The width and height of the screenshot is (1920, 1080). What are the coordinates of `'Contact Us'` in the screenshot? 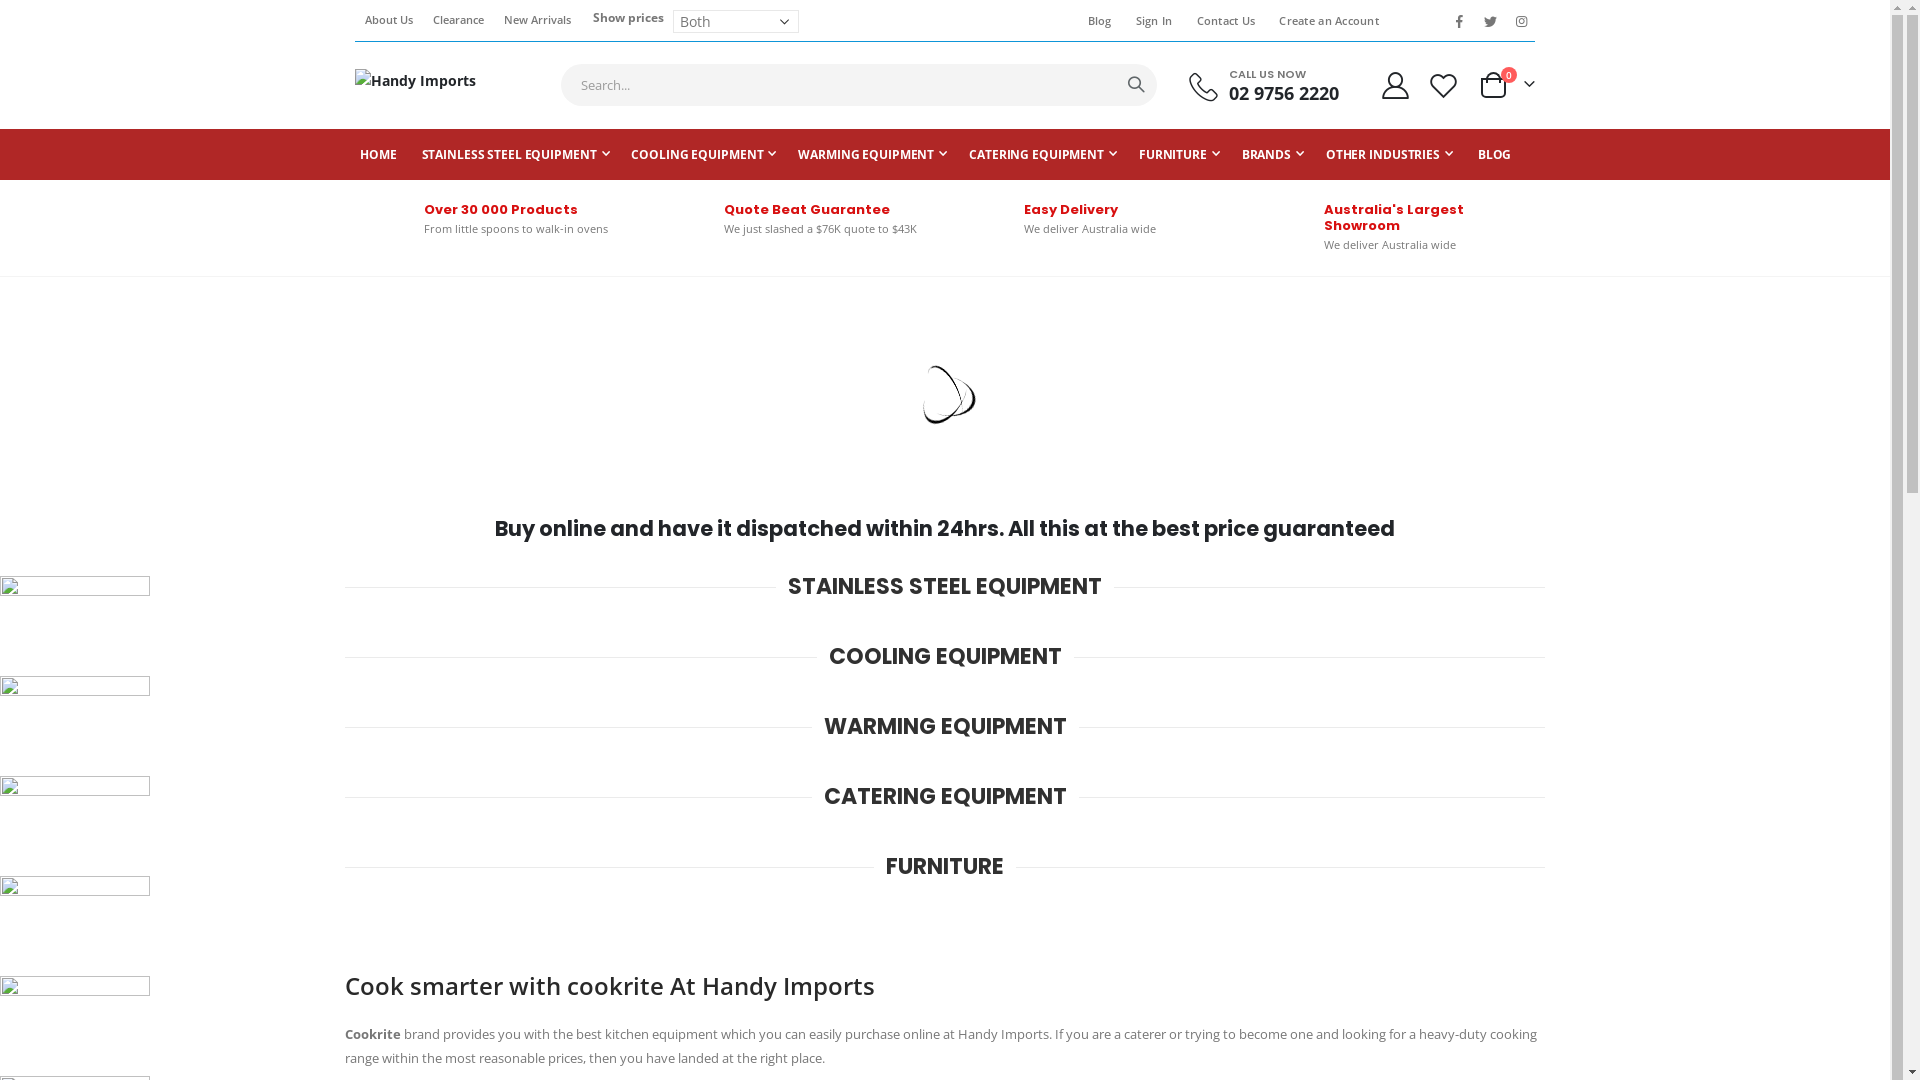 It's located at (1221, 20).